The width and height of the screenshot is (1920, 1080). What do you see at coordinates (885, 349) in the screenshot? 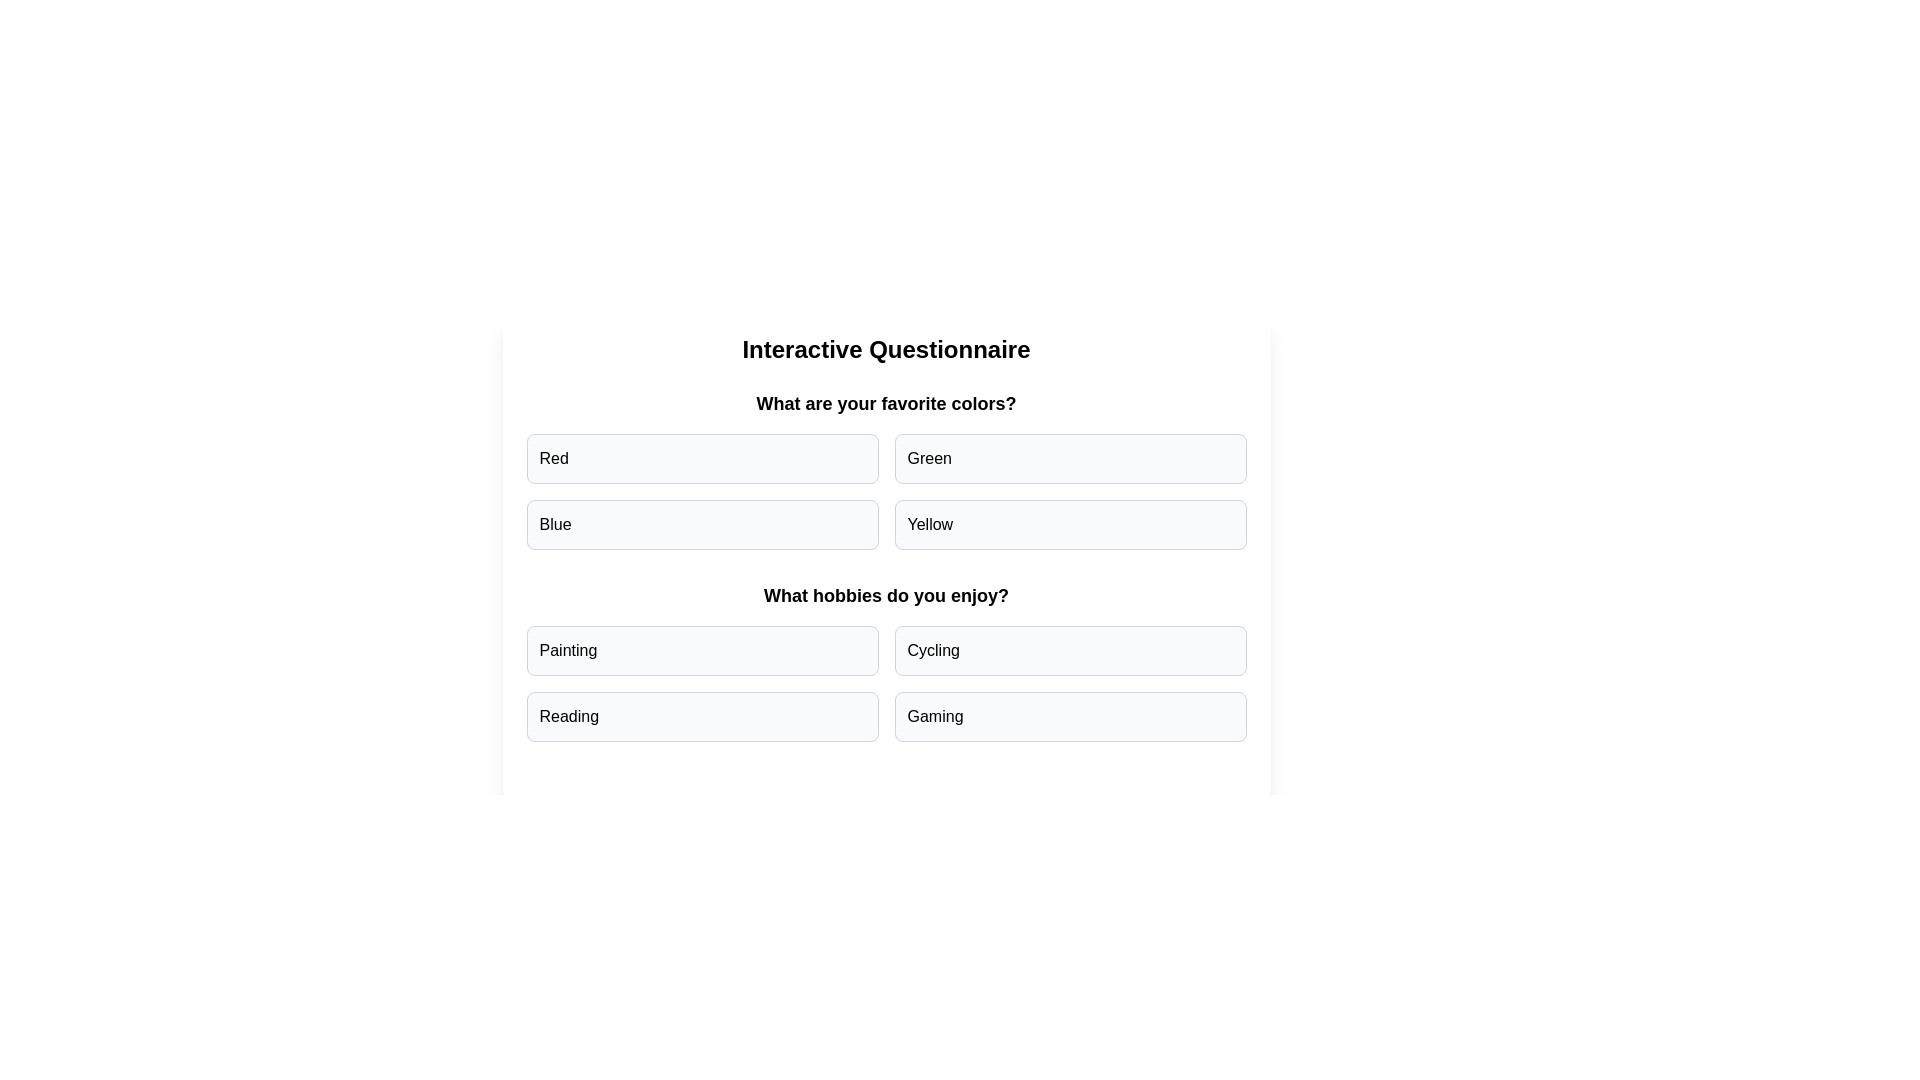
I see `the main title of the component` at bounding box center [885, 349].